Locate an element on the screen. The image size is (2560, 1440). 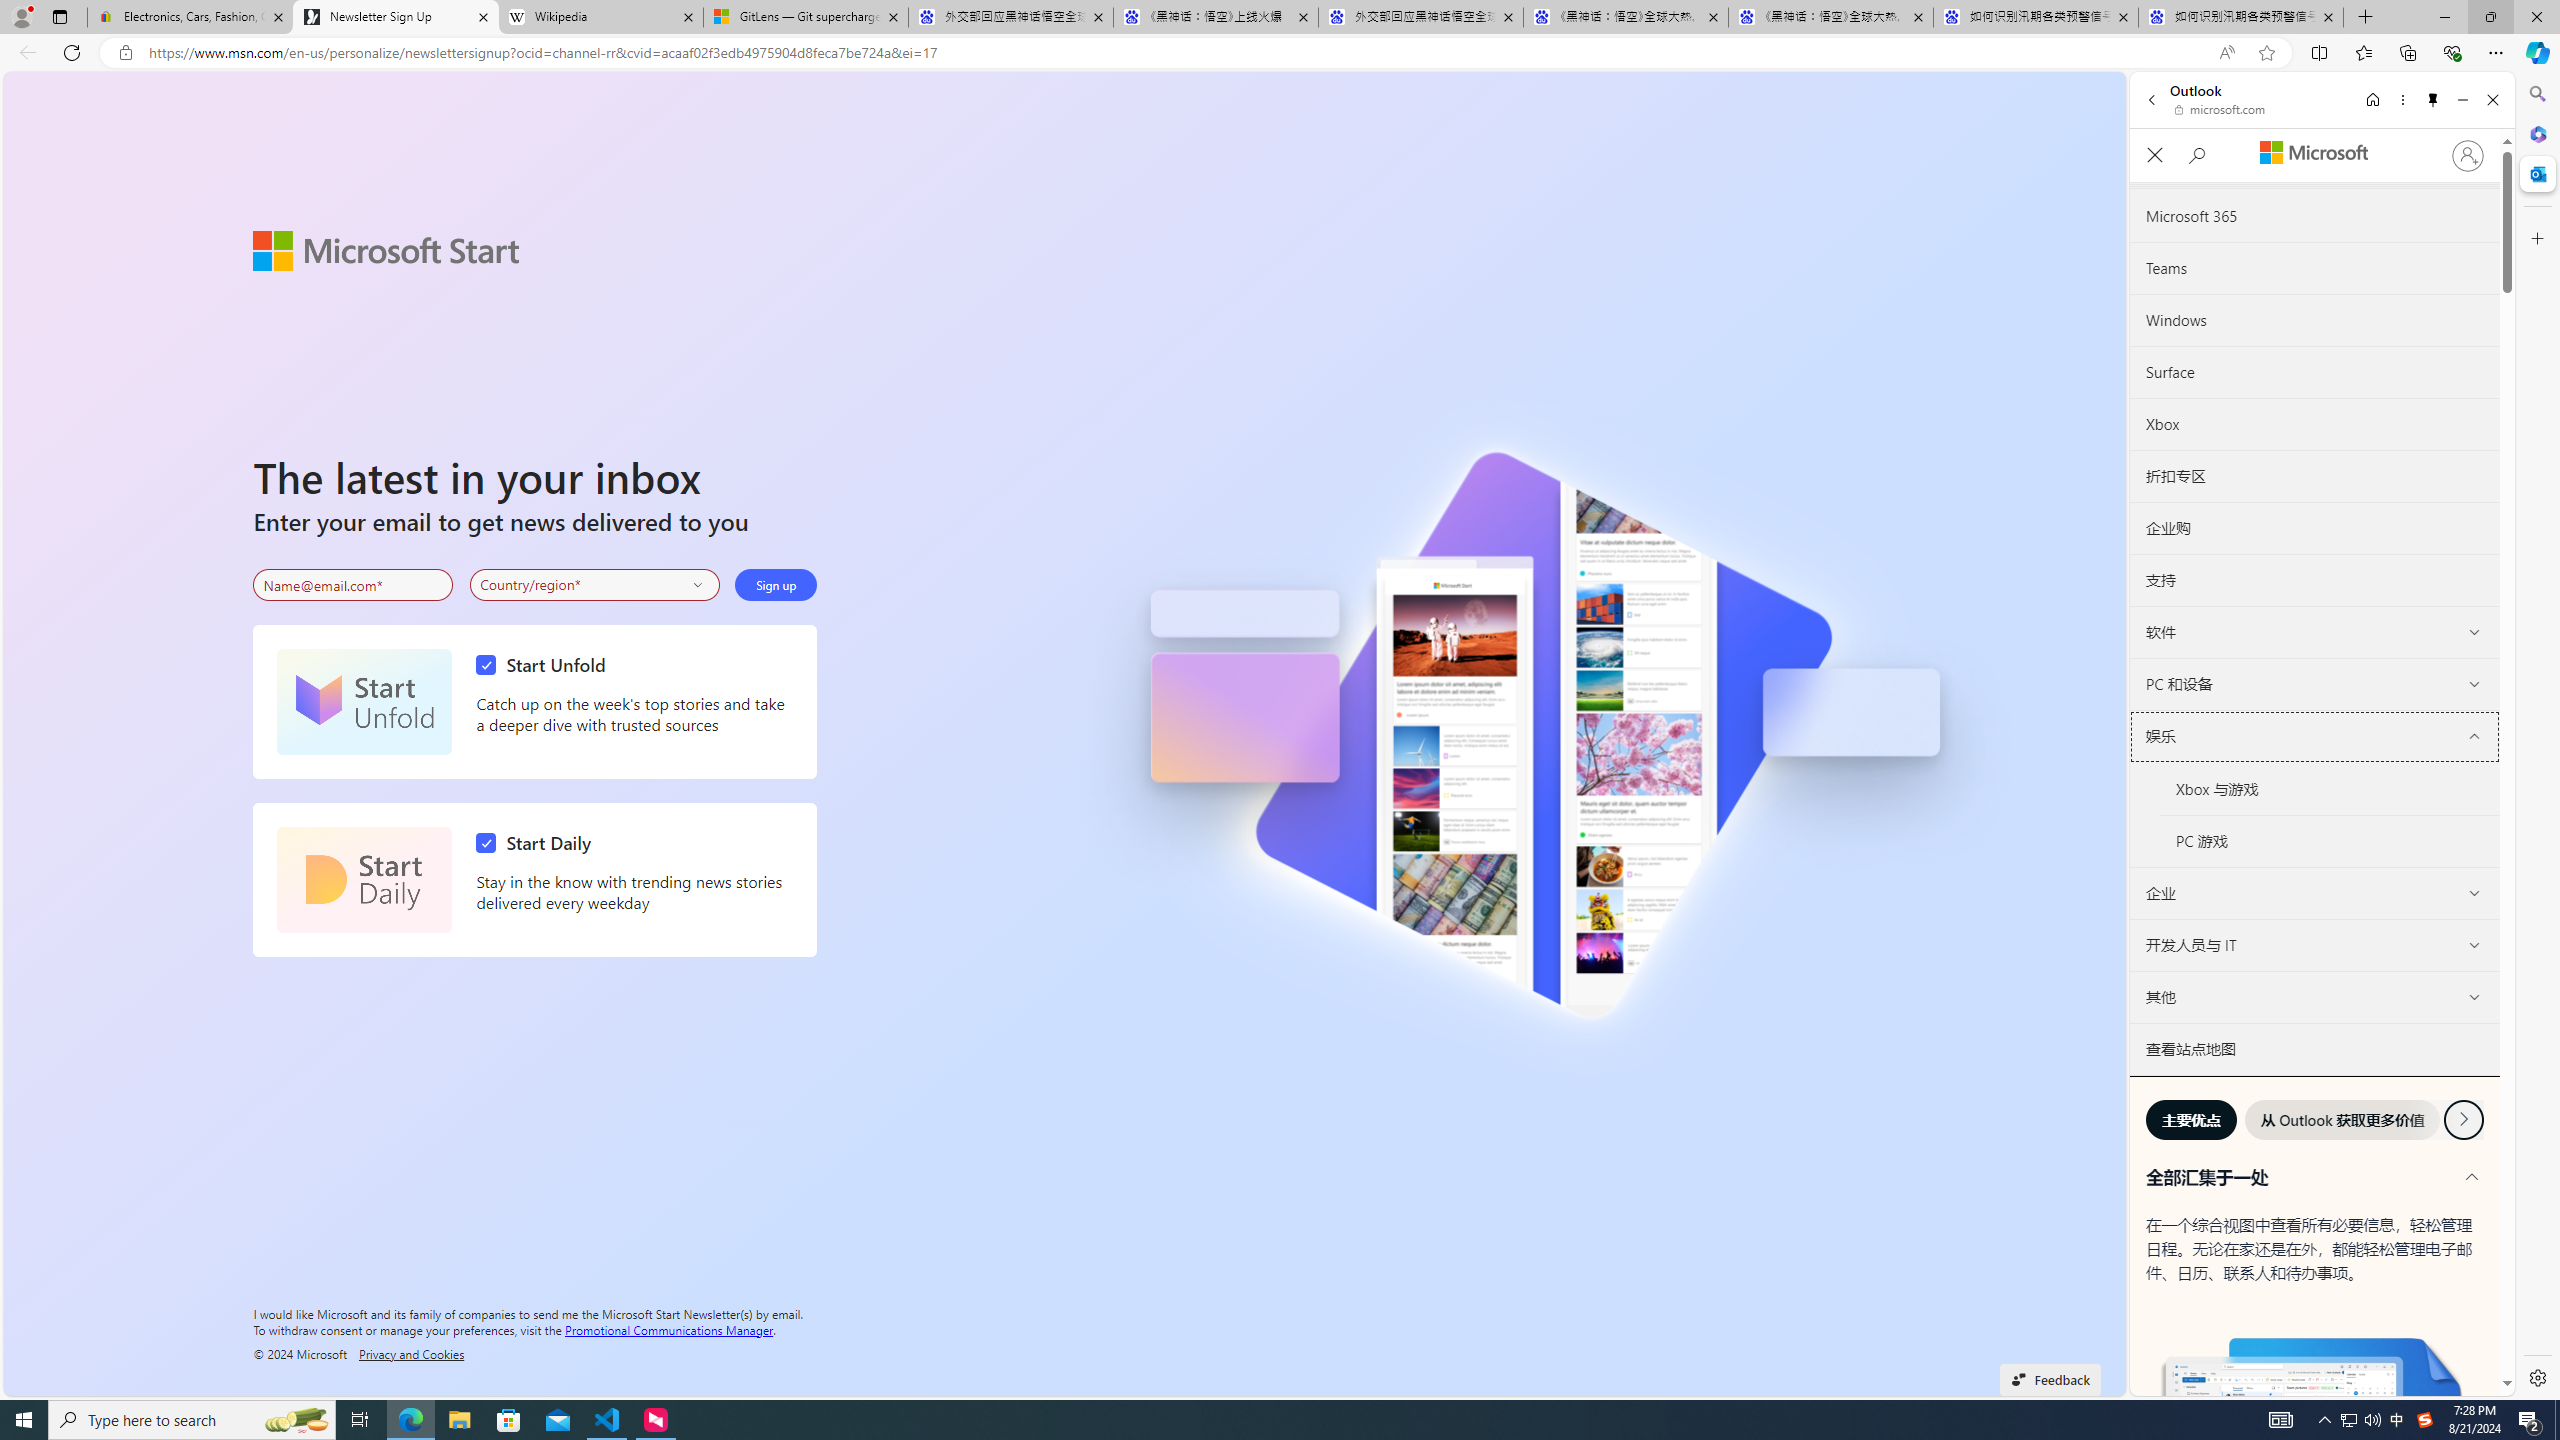
'Microsoft' is located at coordinates (2314, 153).